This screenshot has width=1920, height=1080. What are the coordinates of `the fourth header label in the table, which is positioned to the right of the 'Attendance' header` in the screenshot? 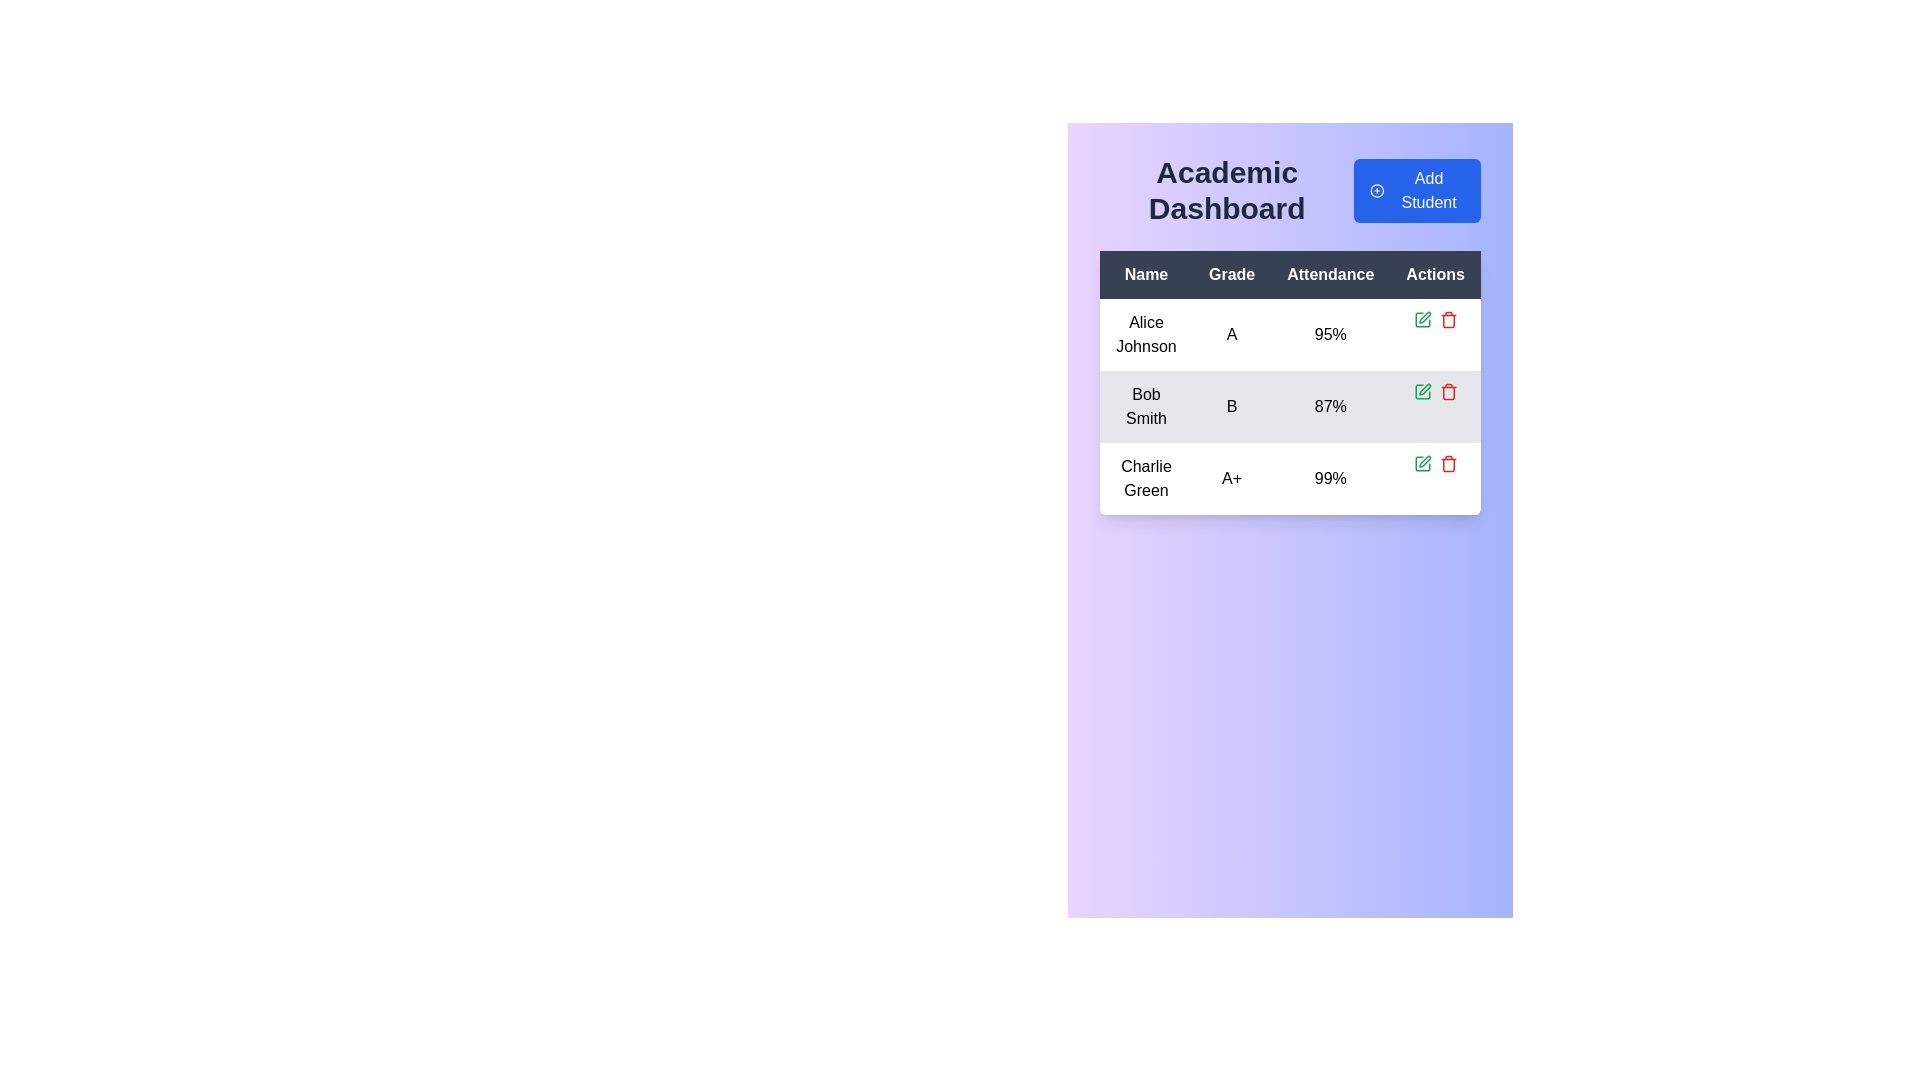 It's located at (1434, 274).